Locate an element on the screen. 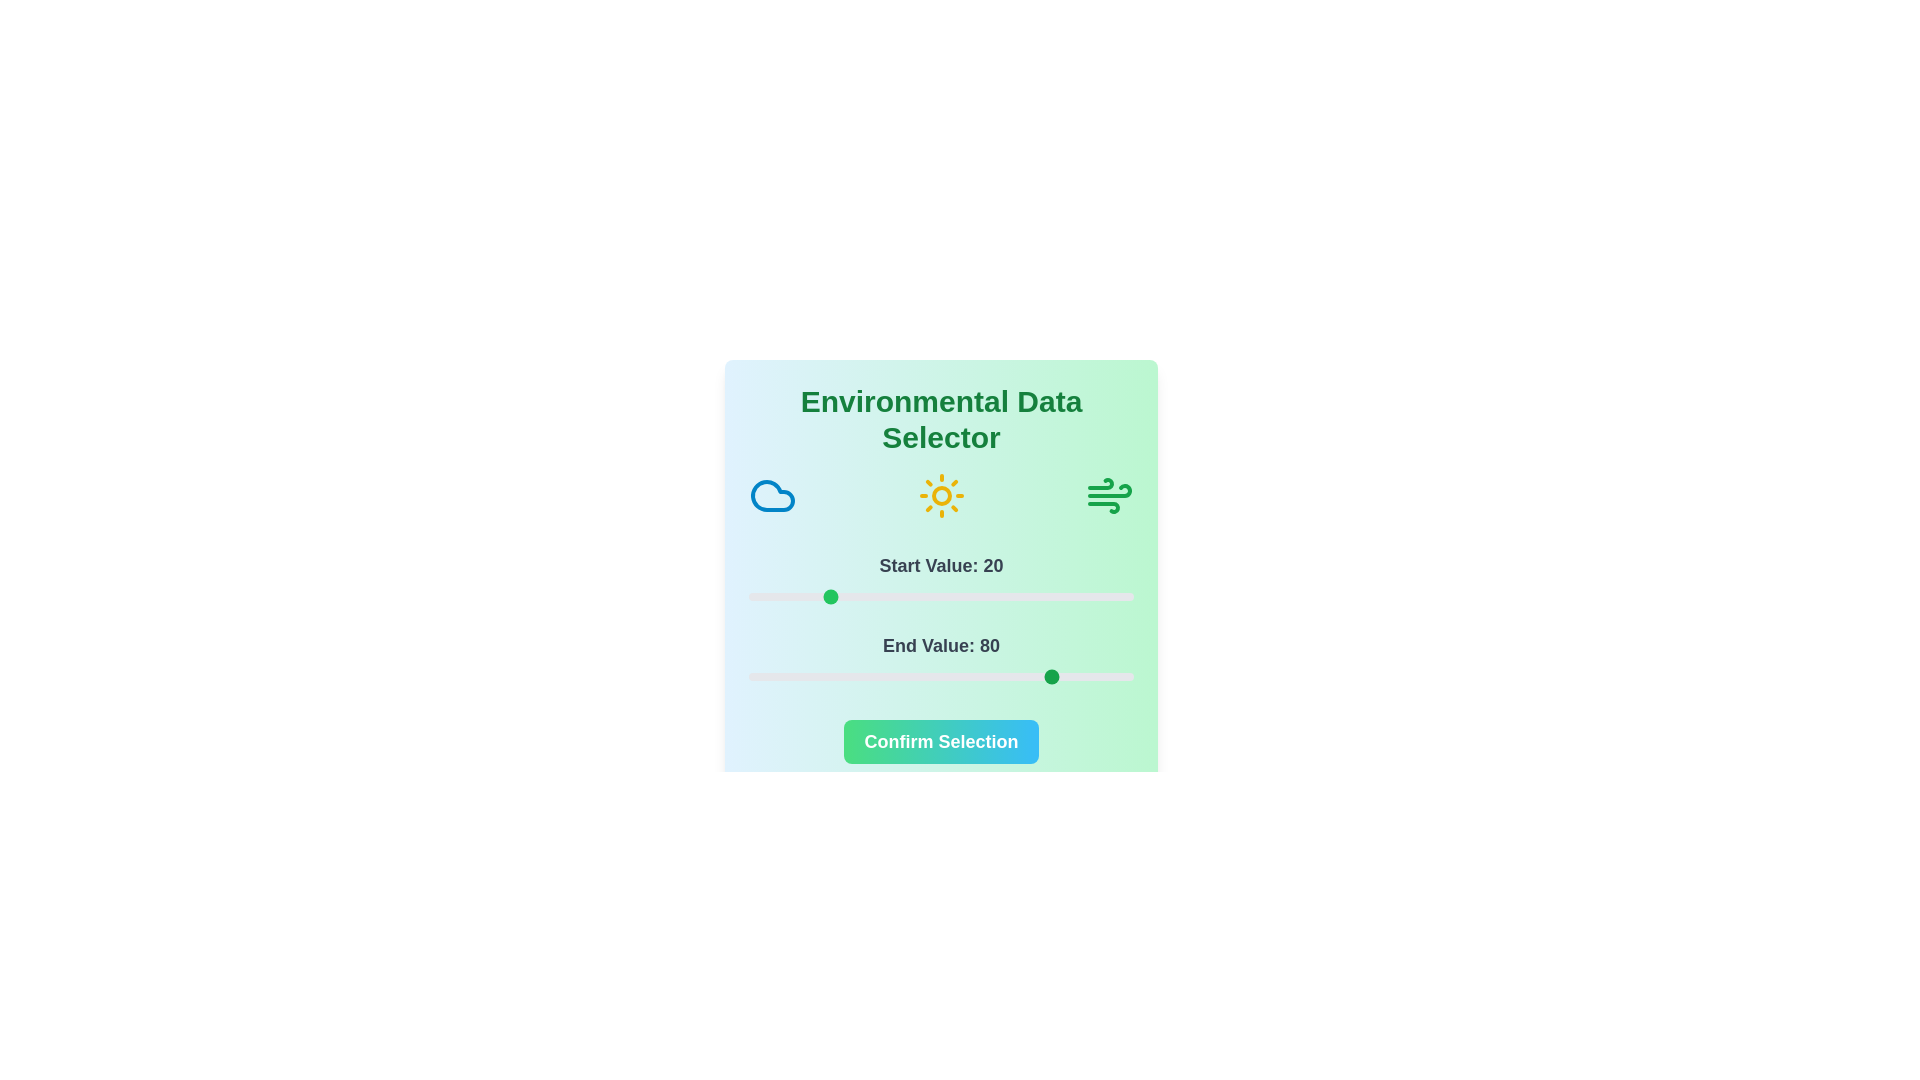 This screenshot has height=1080, width=1920. the circular graphical component representing sunlight, which is located at the top-middle portion of the user interface, between the cloud icon on the left and the wind icon on the right is located at coordinates (940, 495).